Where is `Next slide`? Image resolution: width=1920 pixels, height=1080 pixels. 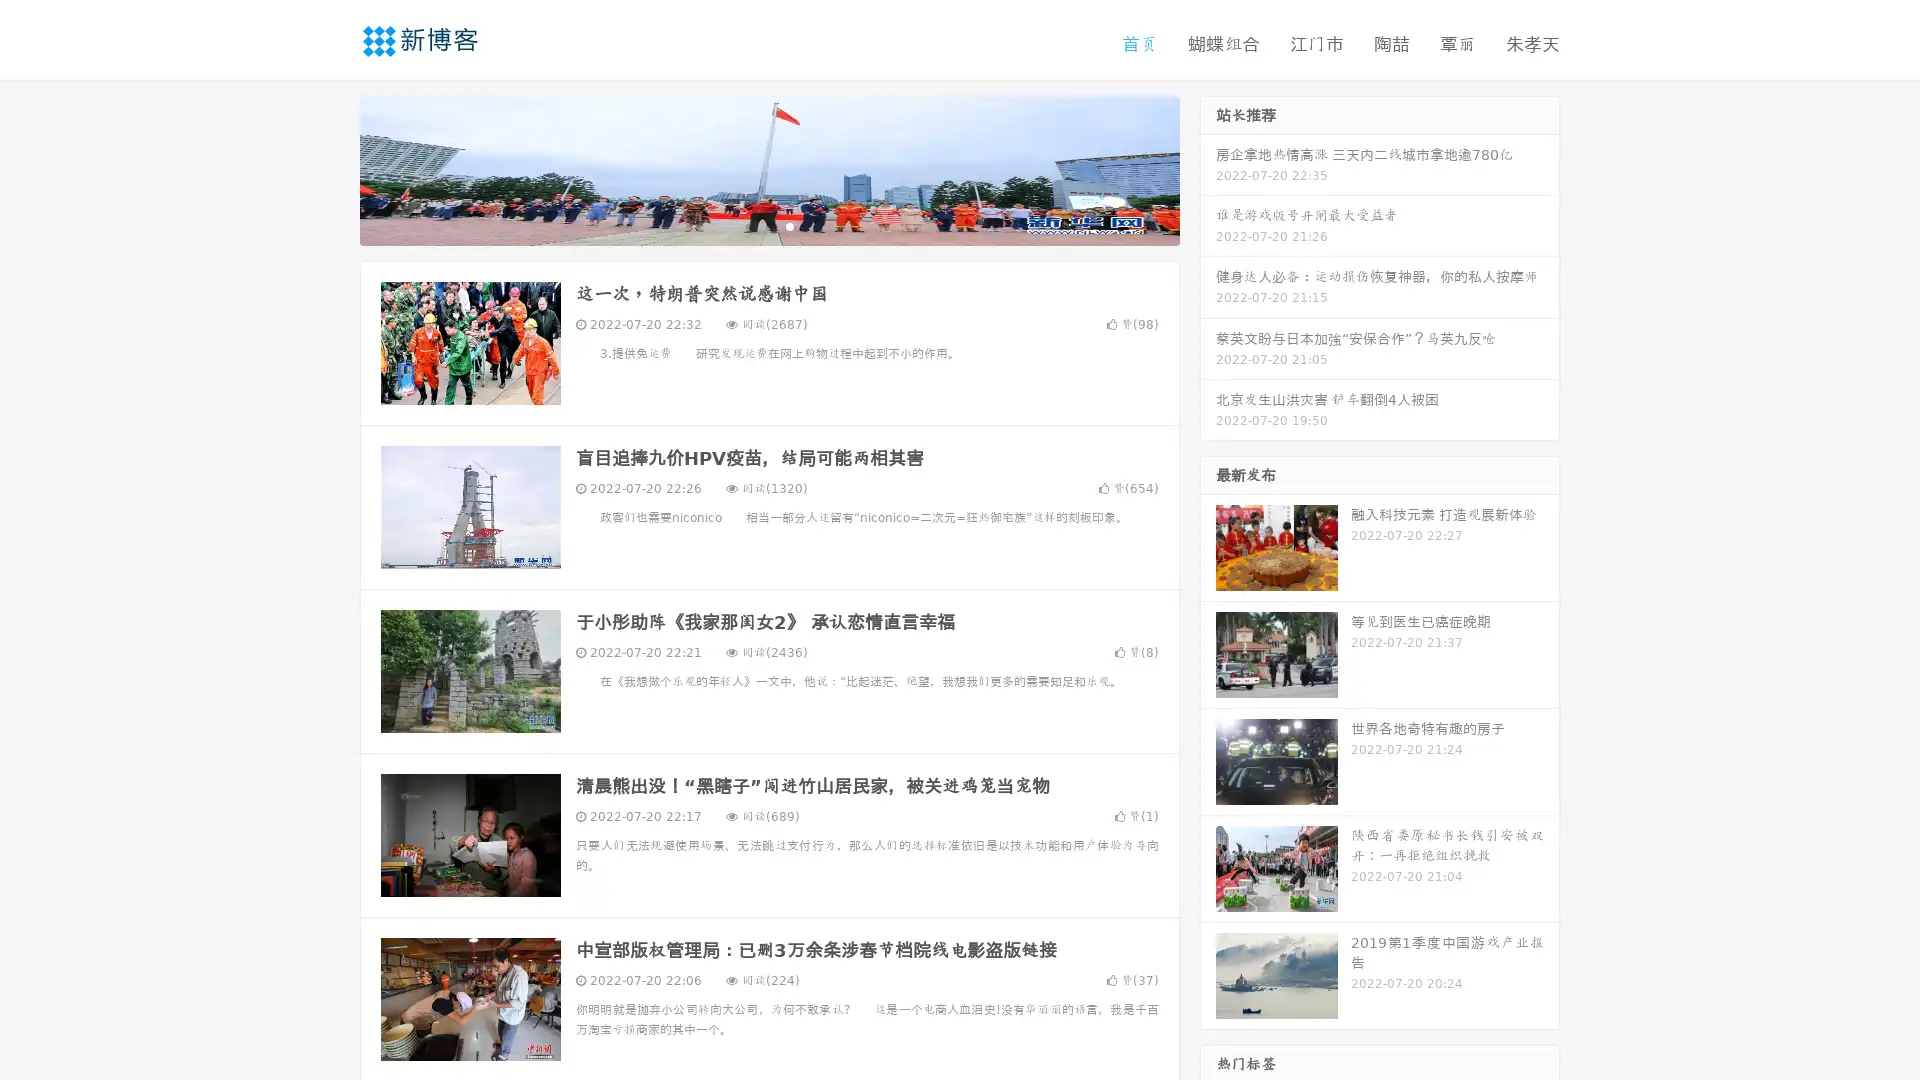
Next slide is located at coordinates (1208, 168).